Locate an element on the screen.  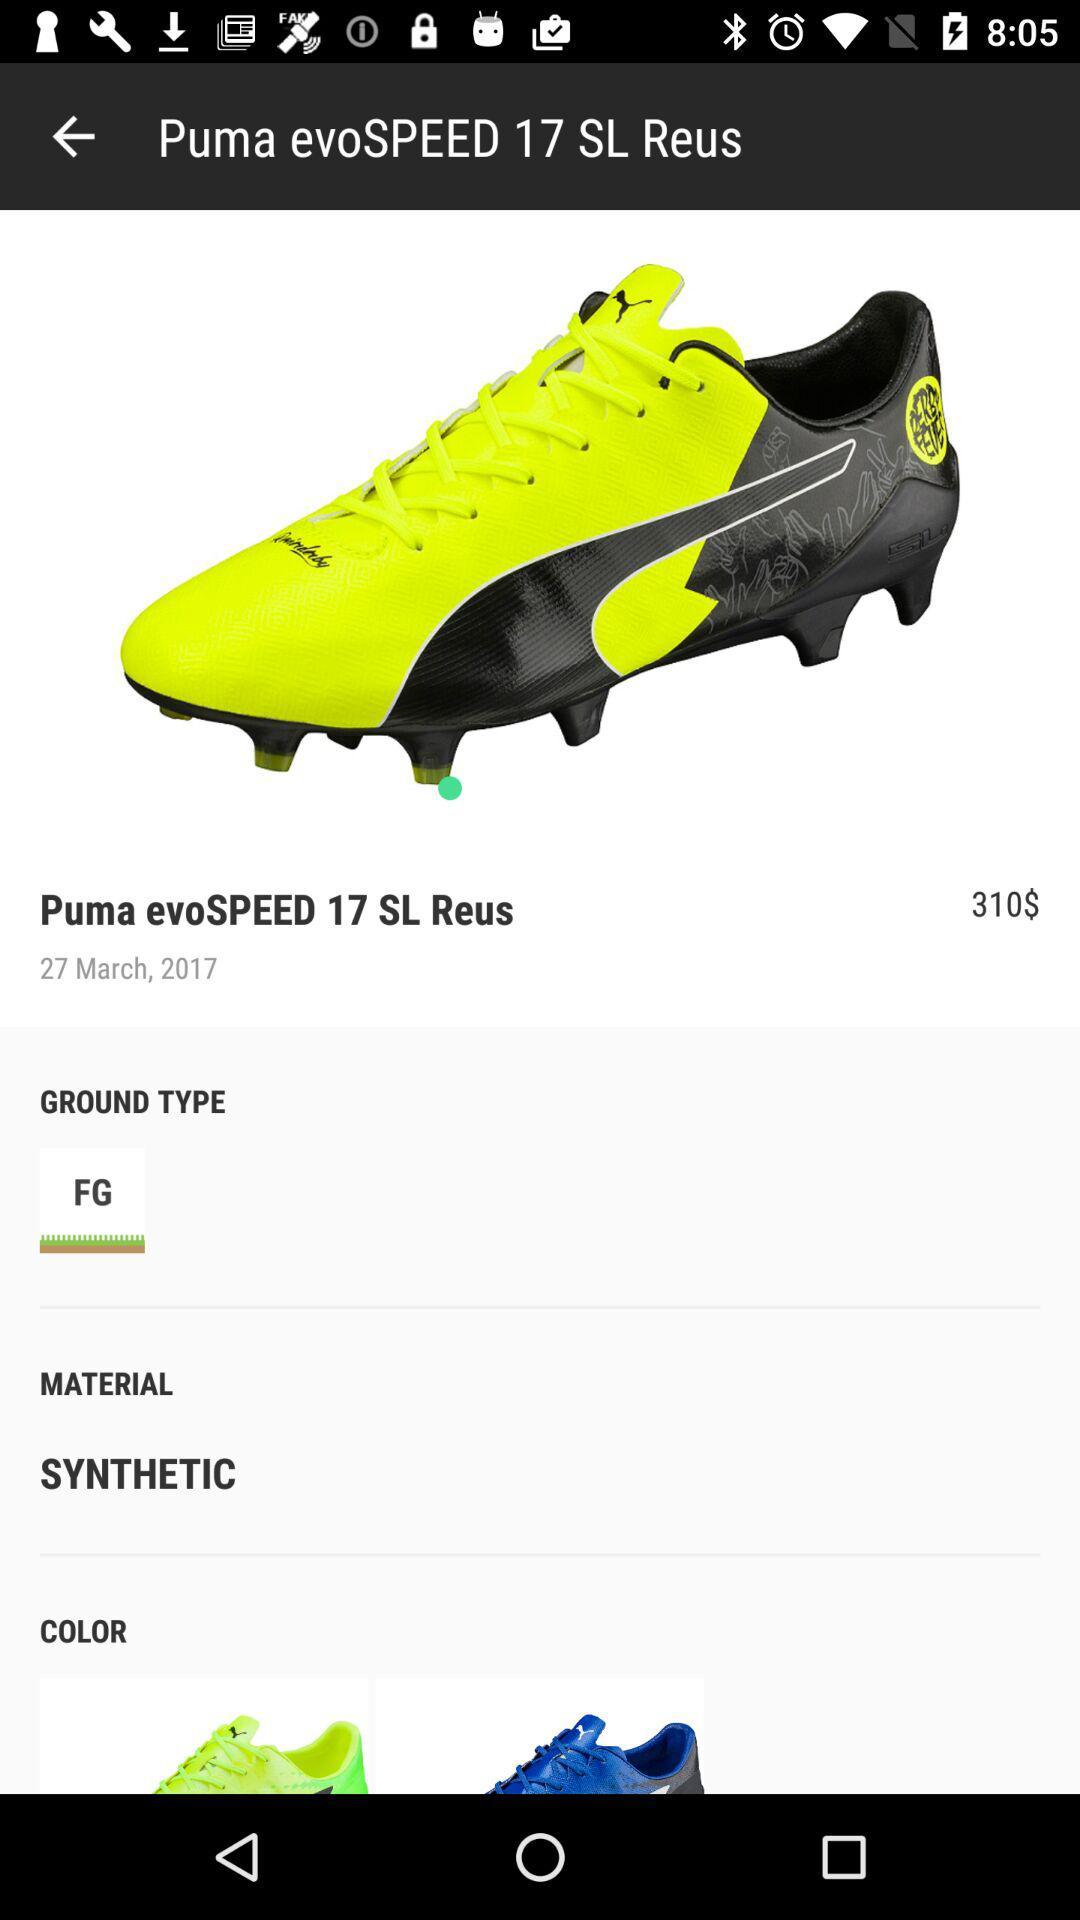
the icon at the top left corner is located at coordinates (72, 135).